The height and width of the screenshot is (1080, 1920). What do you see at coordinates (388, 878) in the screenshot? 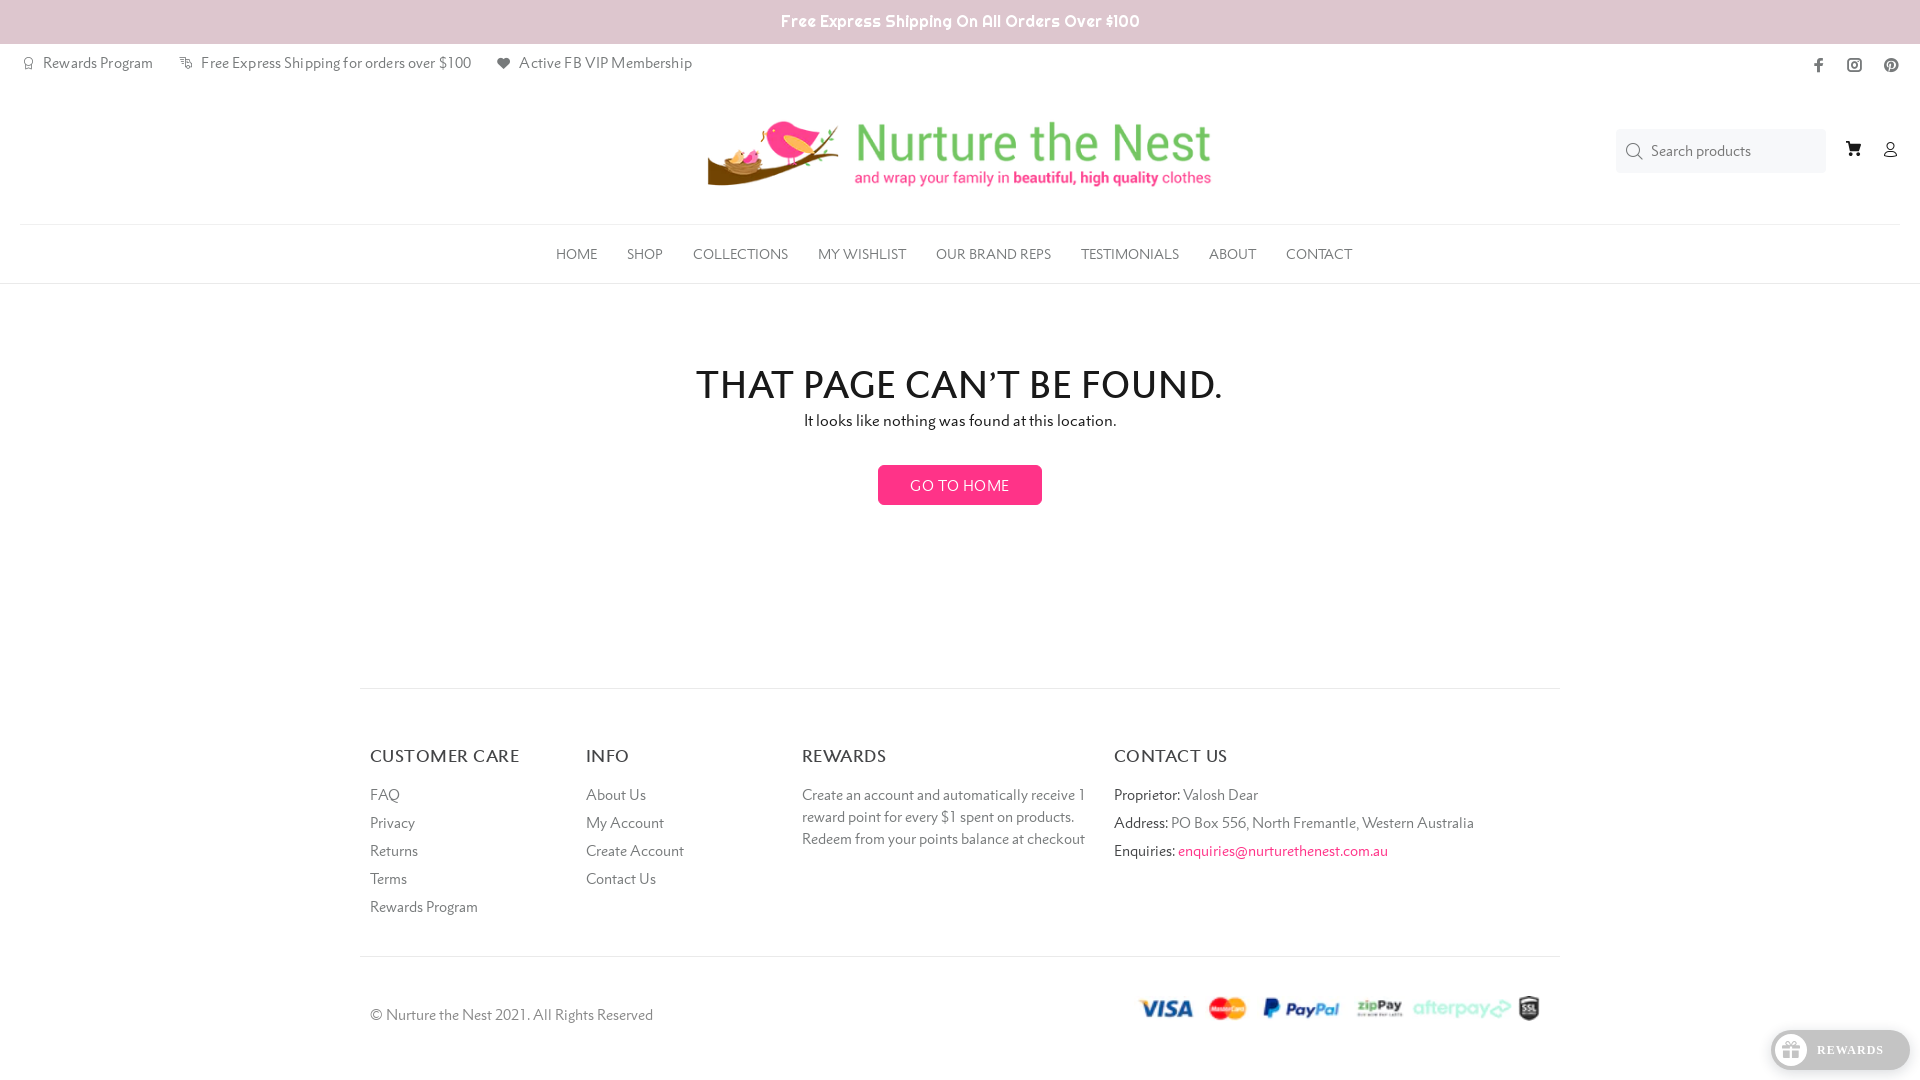
I see `'Terms'` at bounding box center [388, 878].